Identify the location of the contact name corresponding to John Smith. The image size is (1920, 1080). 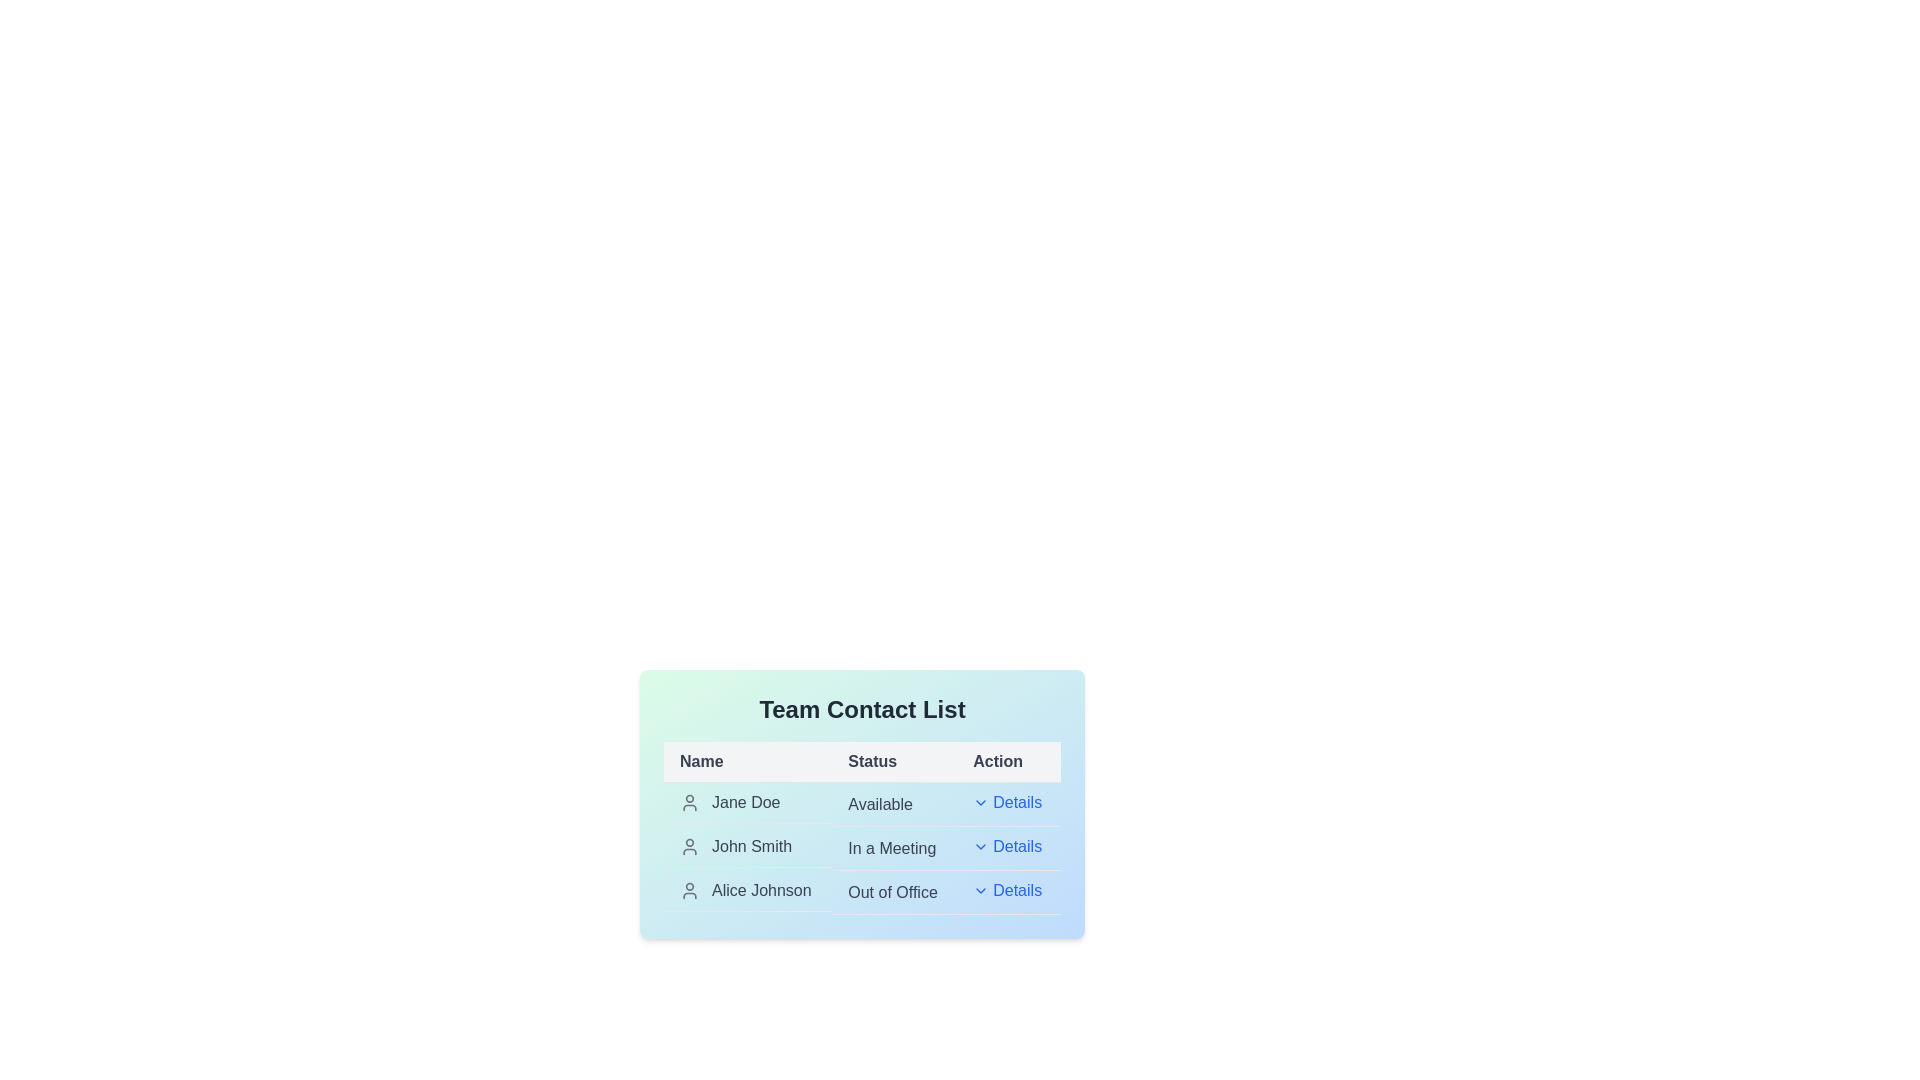
(747, 847).